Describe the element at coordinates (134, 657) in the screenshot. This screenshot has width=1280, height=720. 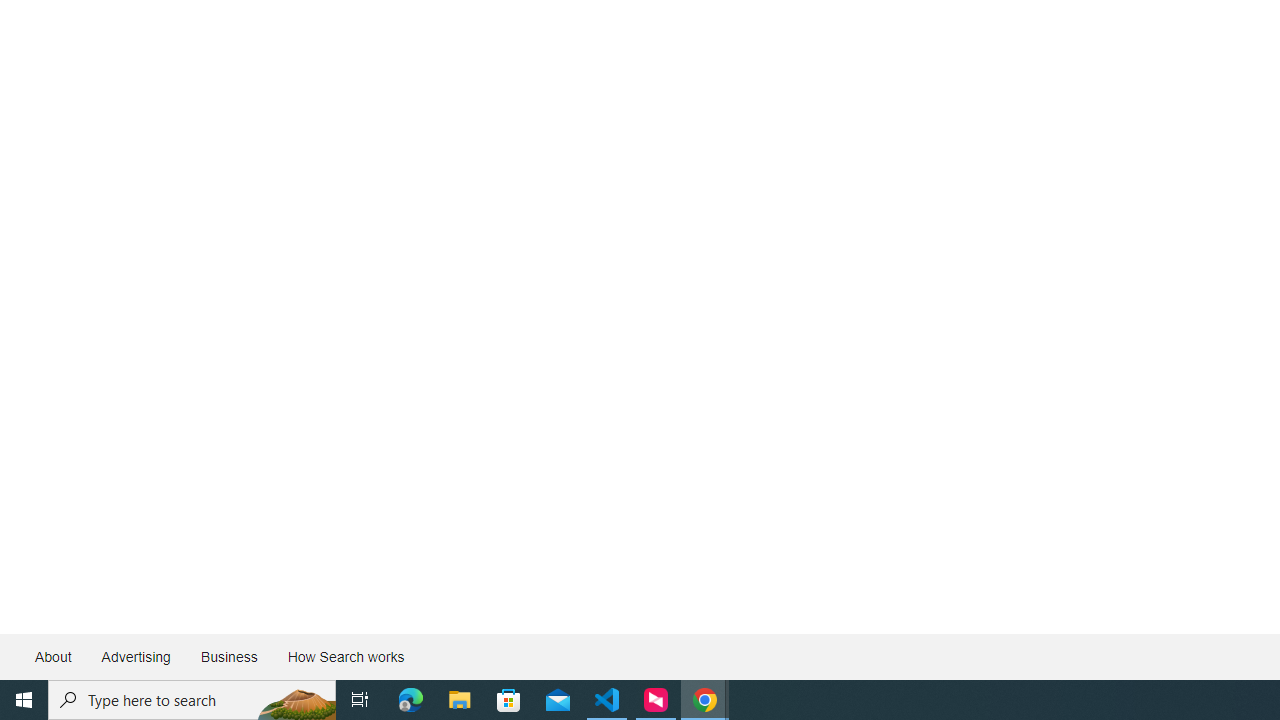
I see `'Advertising'` at that location.